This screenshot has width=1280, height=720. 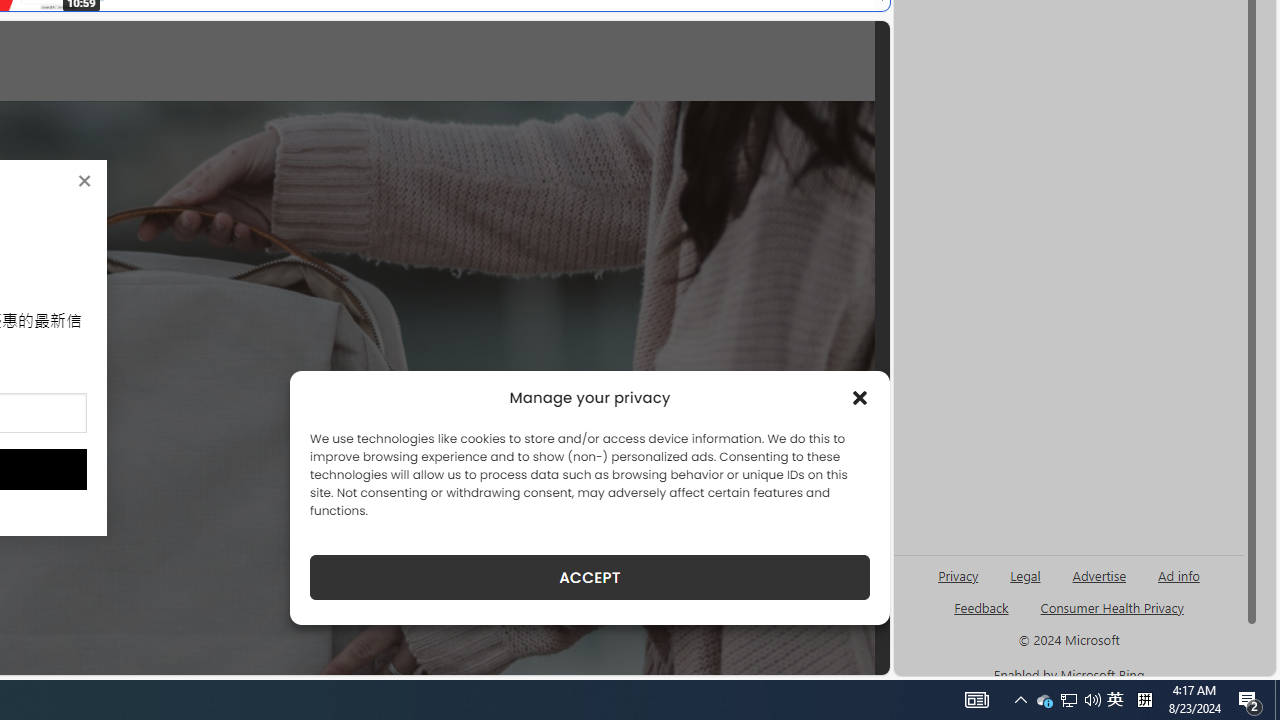 What do you see at coordinates (860, 398) in the screenshot?
I see `'Class: cmplz-close'` at bounding box center [860, 398].